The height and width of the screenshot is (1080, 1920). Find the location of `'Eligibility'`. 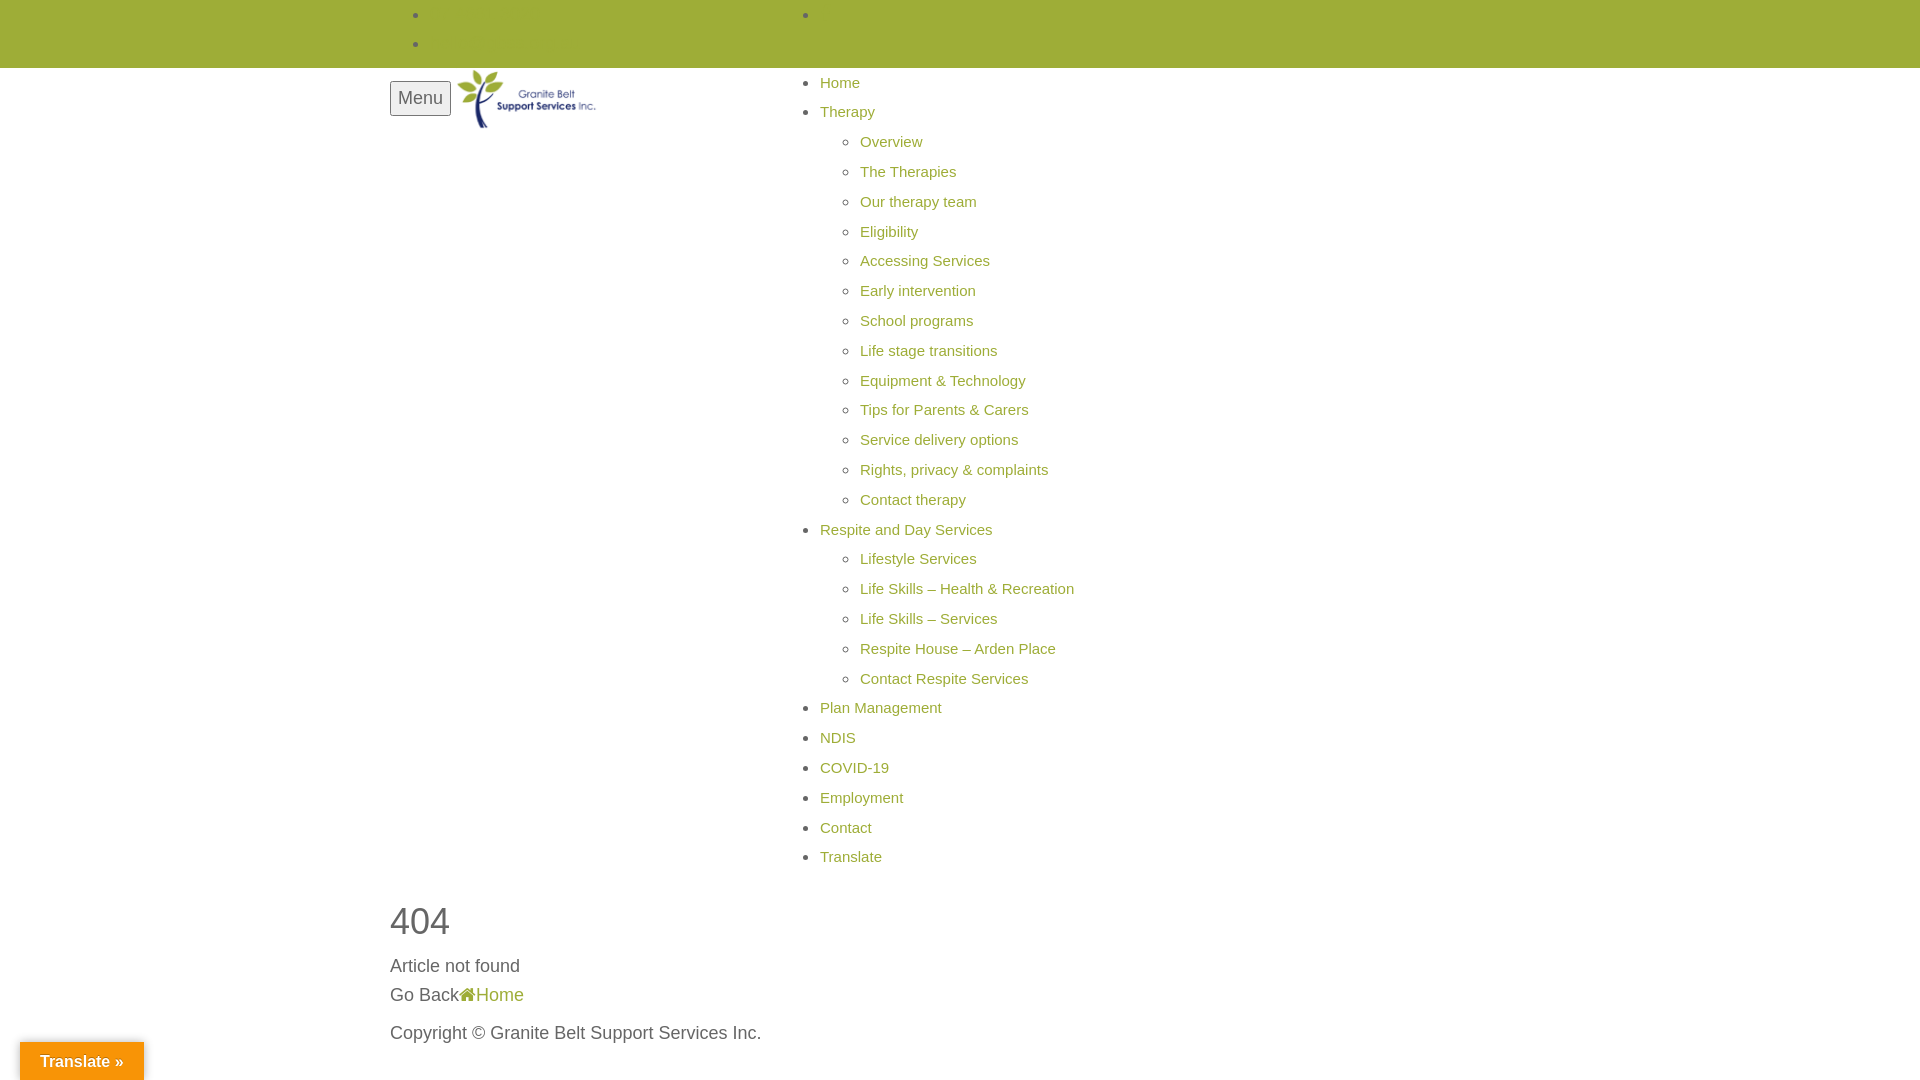

'Eligibility' is located at coordinates (887, 230).